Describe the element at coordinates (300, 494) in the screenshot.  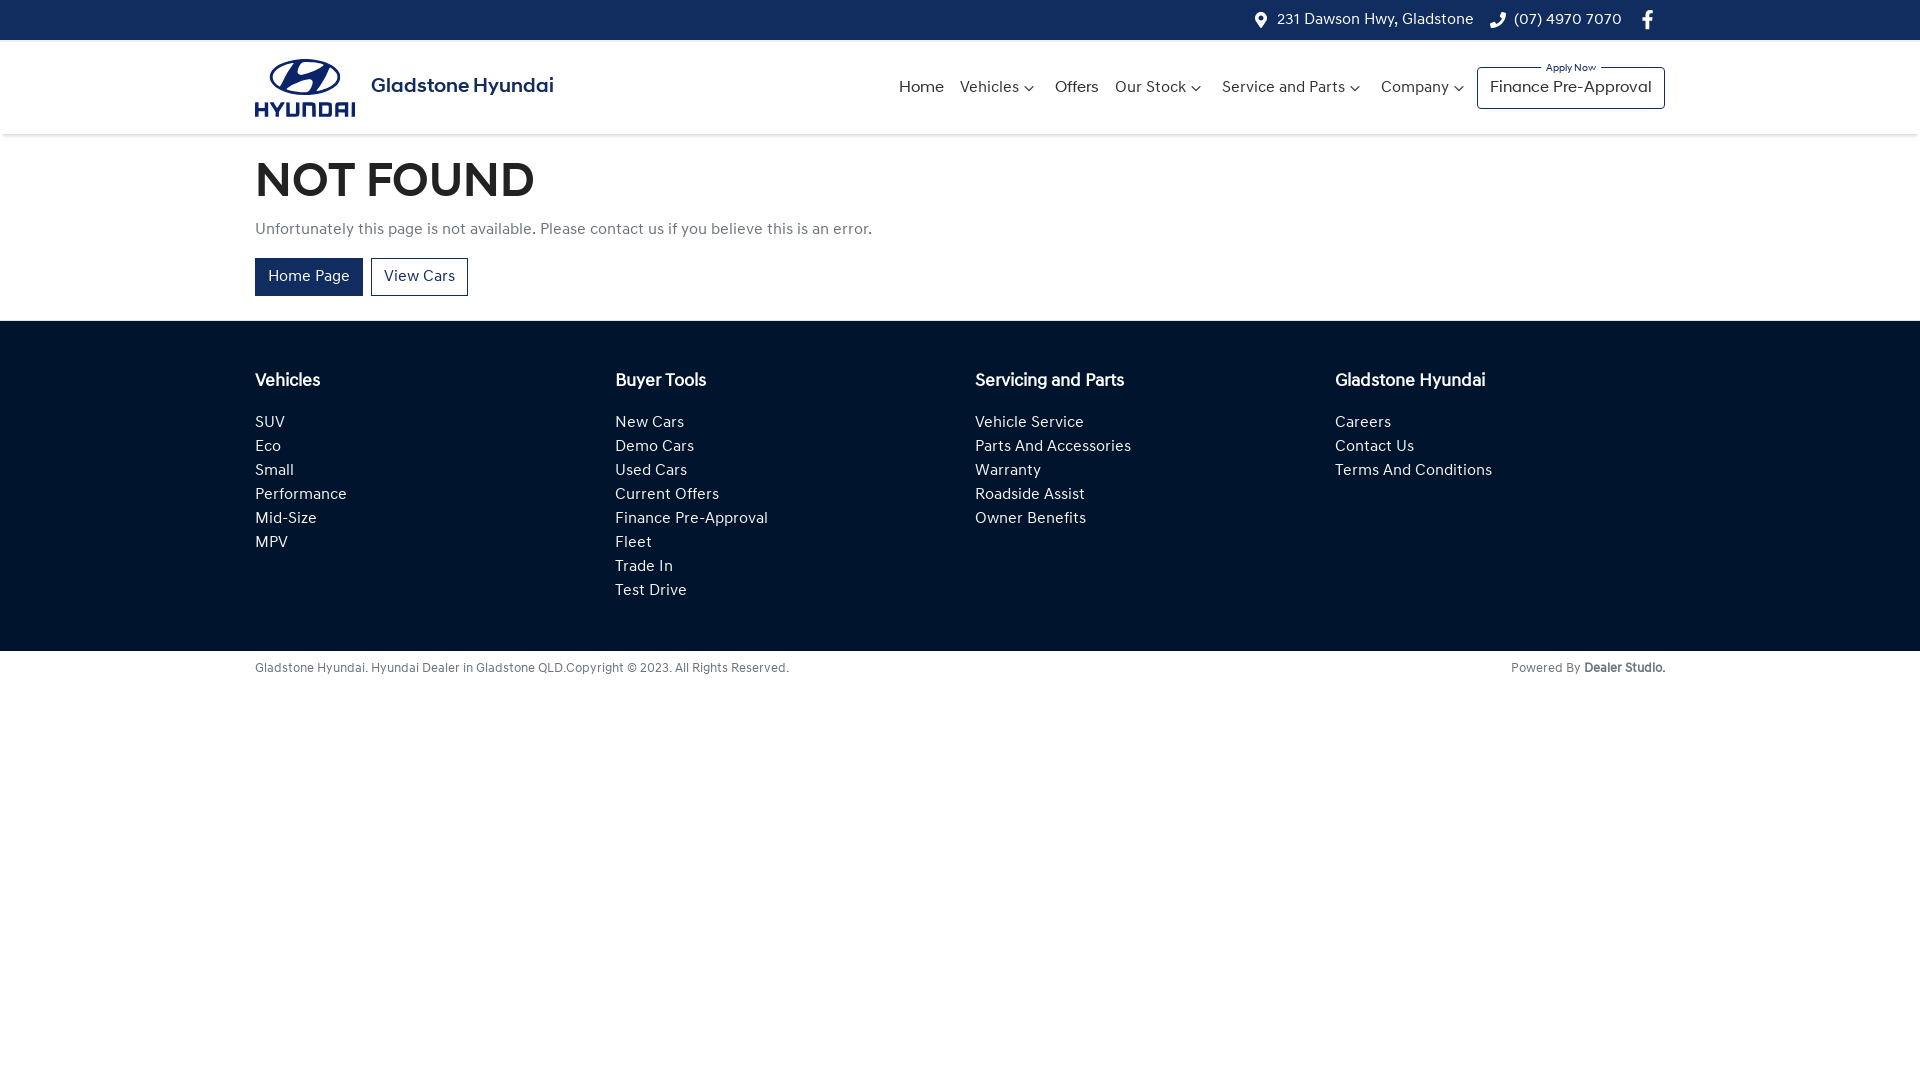
I see `'Performance'` at that location.